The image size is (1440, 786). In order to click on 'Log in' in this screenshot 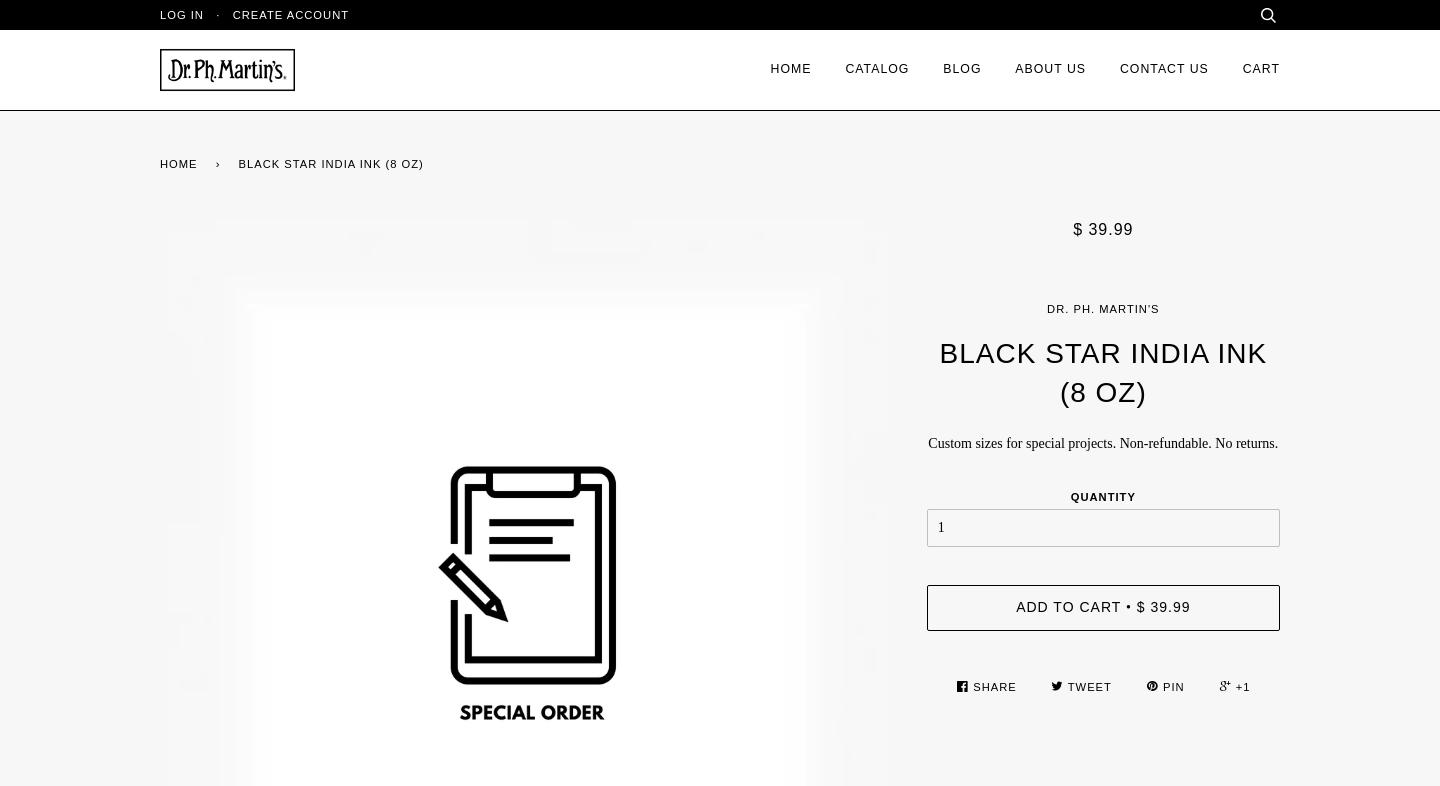, I will do `click(181, 14)`.